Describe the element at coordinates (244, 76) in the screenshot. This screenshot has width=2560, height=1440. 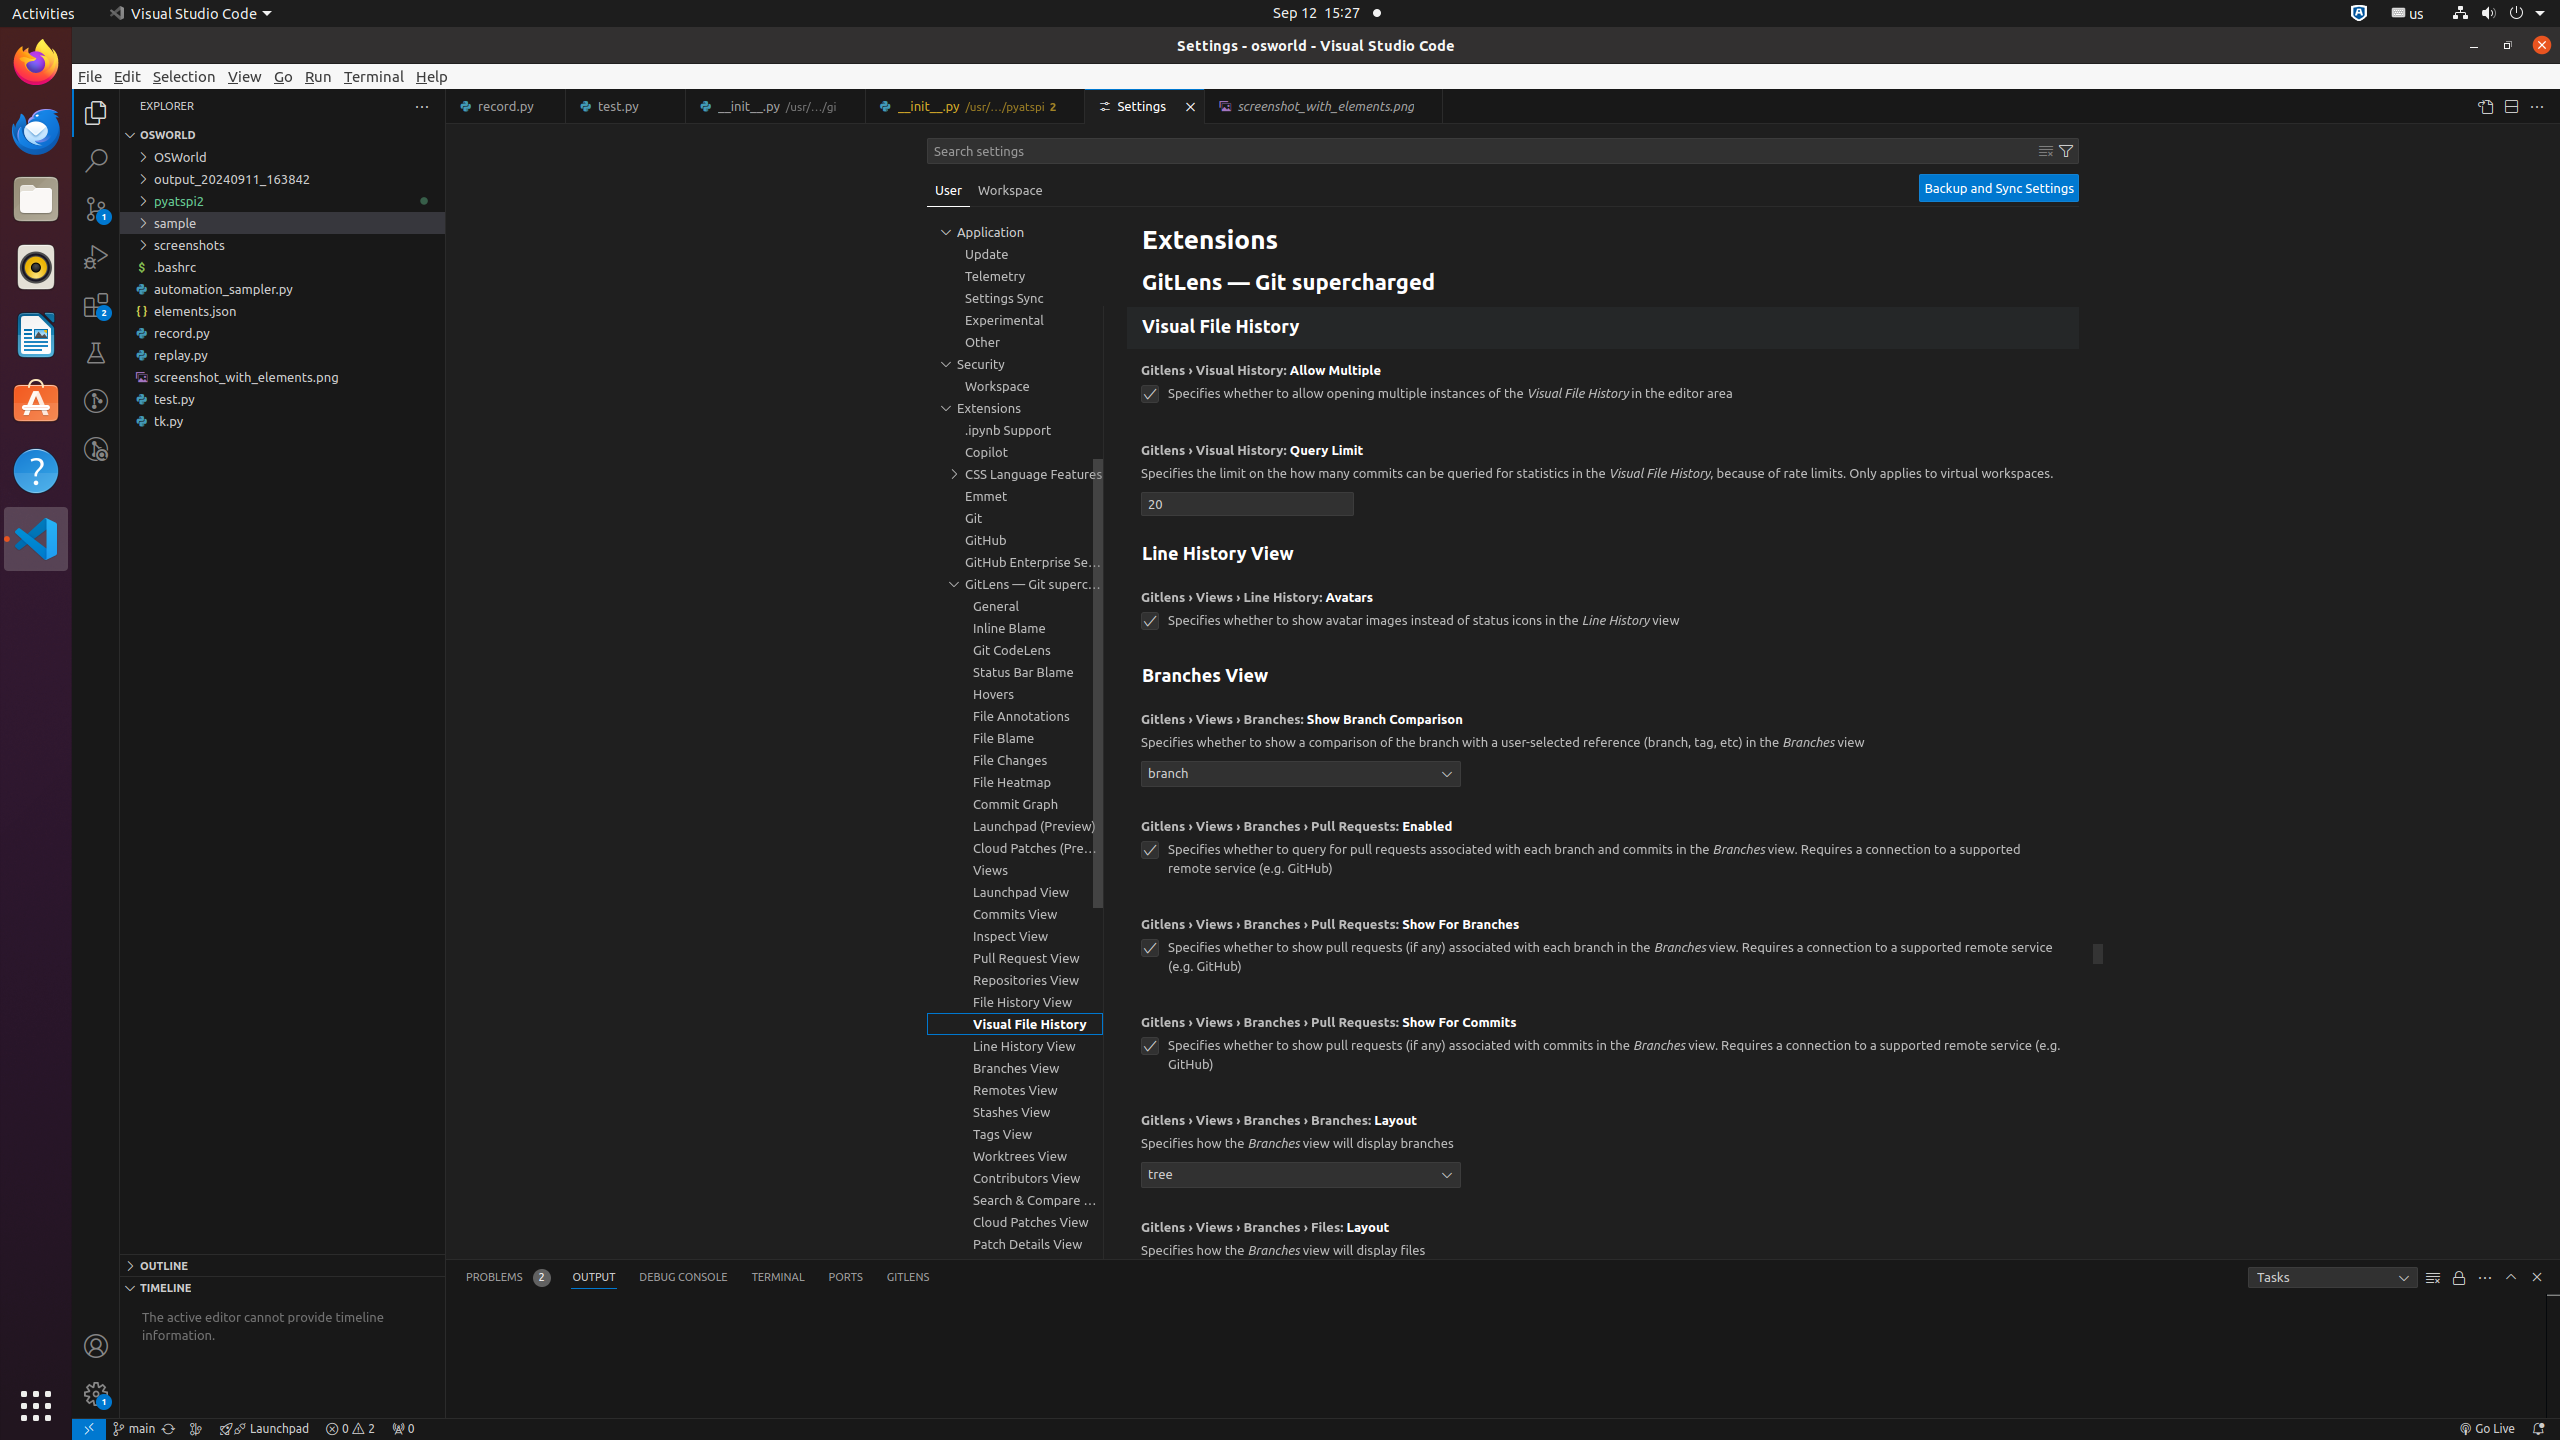
I see `'View'` at that location.